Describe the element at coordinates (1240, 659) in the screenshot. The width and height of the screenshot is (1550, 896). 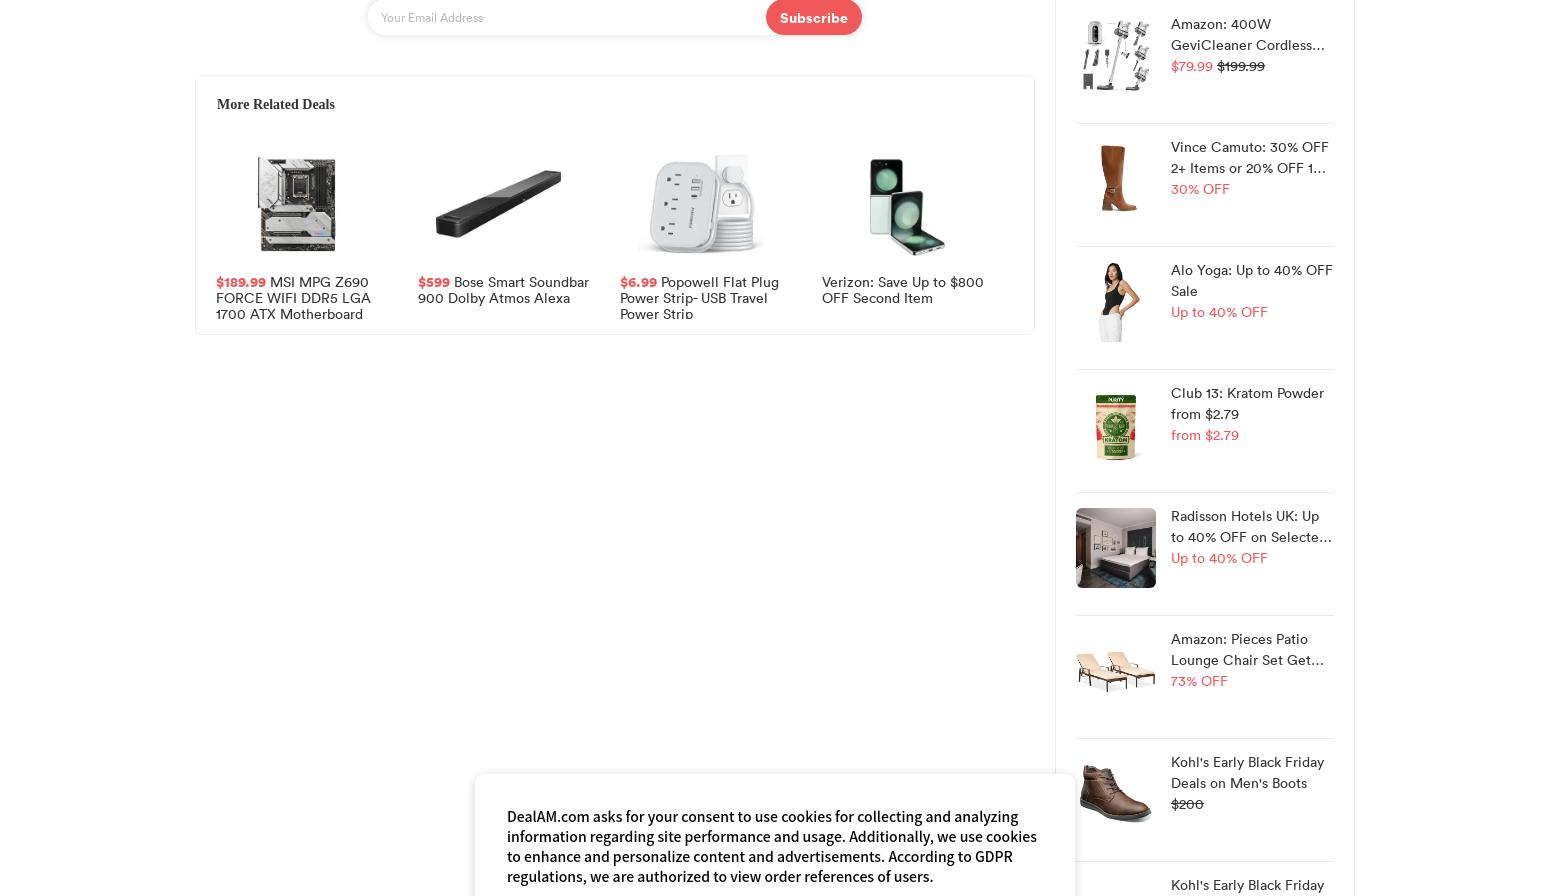
I see `'Amazon: Pieces Patio Lounge Chair Set Get 73% OFF'` at that location.